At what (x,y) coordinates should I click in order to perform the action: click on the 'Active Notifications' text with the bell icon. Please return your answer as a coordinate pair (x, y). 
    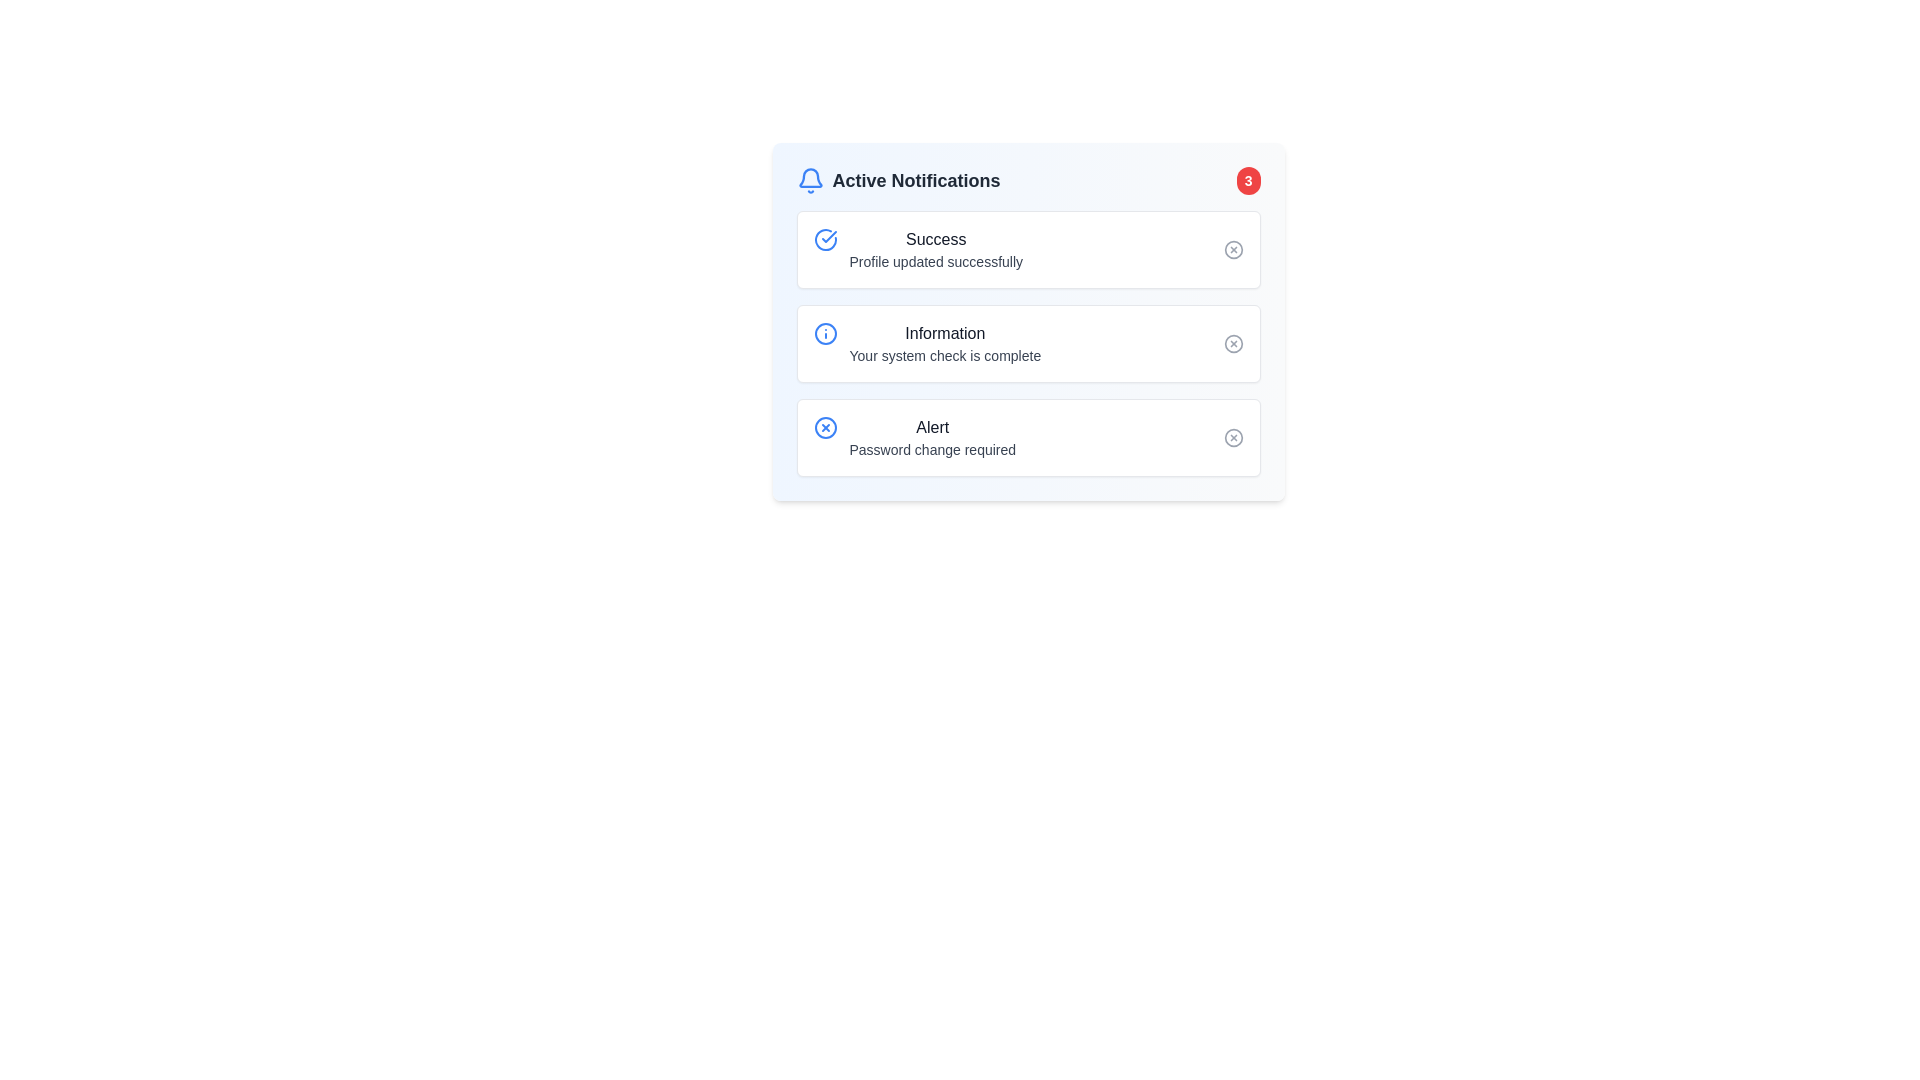
    Looking at the image, I should click on (897, 181).